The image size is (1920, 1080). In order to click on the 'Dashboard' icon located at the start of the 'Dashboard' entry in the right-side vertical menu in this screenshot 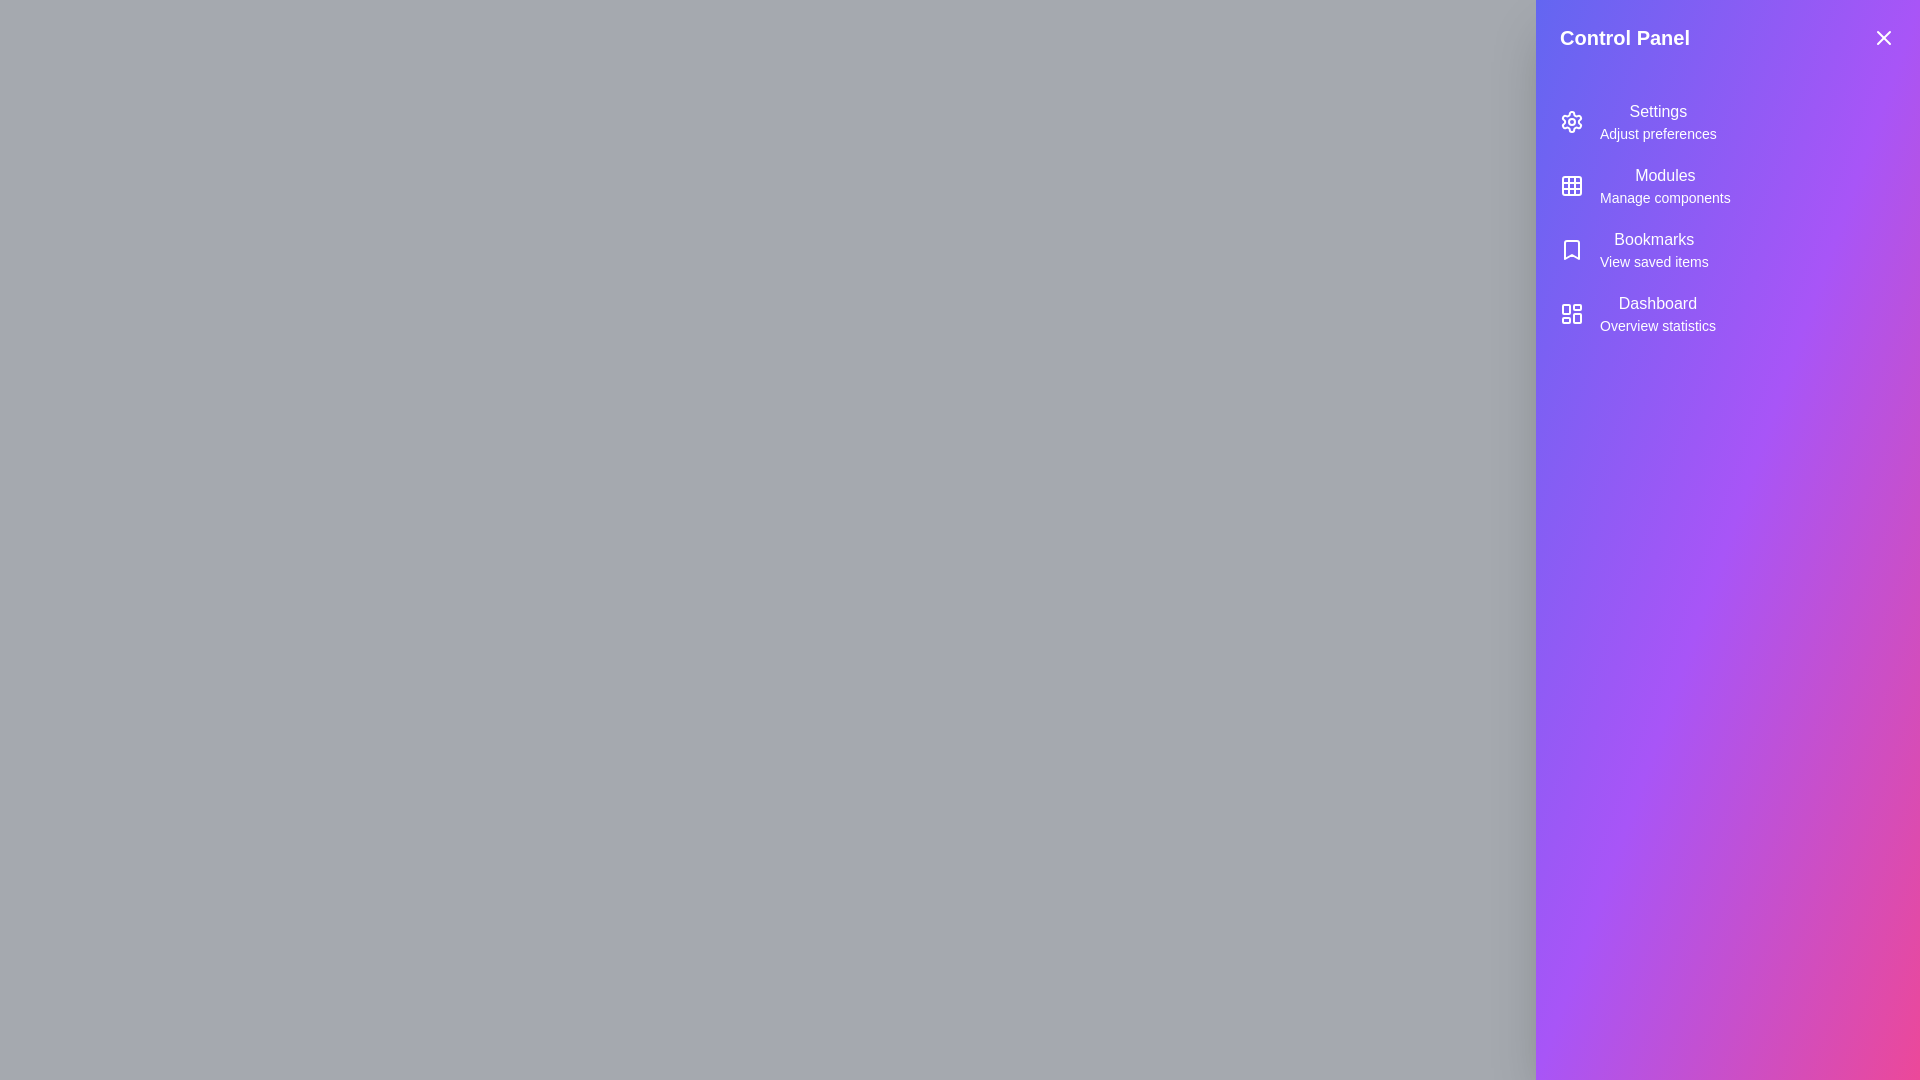, I will do `click(1570, 313)`.